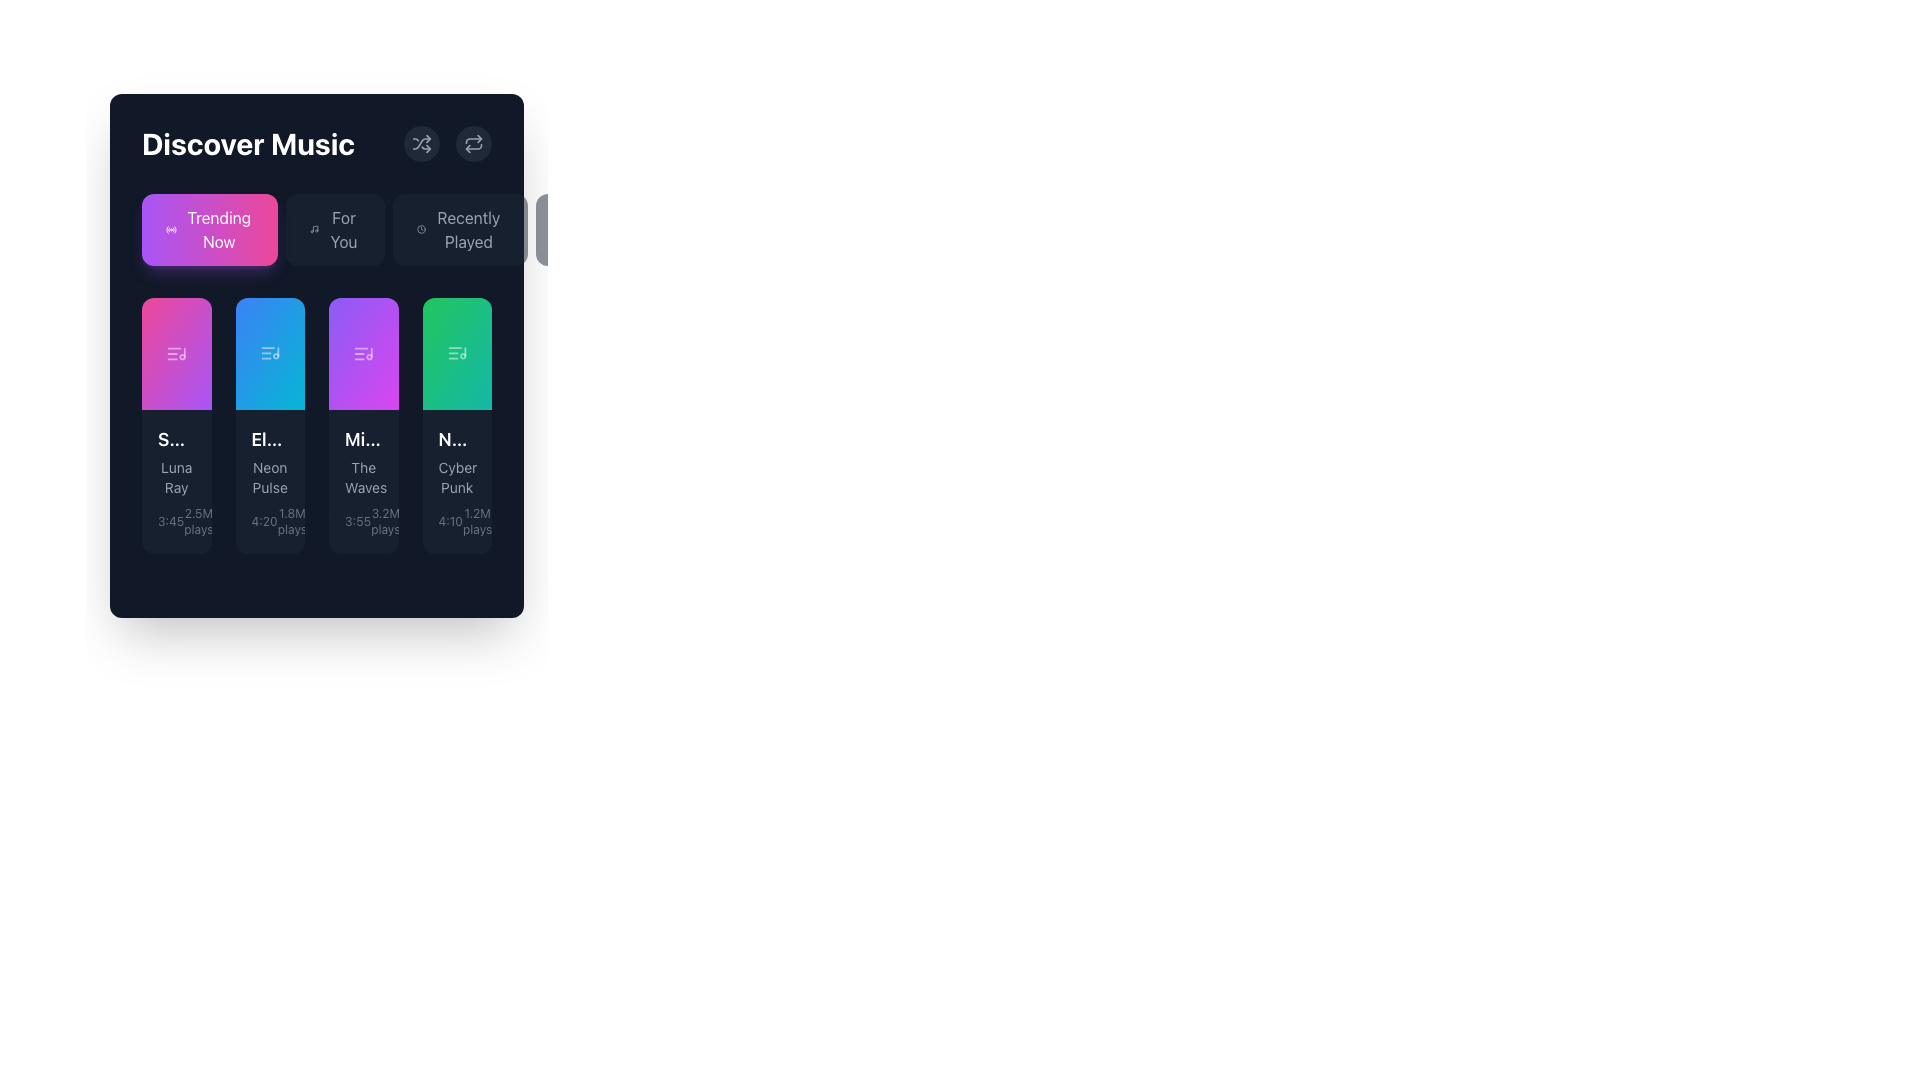 This screenshot has height=1080, width=1920. What do you see at coordinates (176, 353) in the screenshot?
I see `the play button located in the first card under the 'Discover Music' section` at bounding box center [176, 353].